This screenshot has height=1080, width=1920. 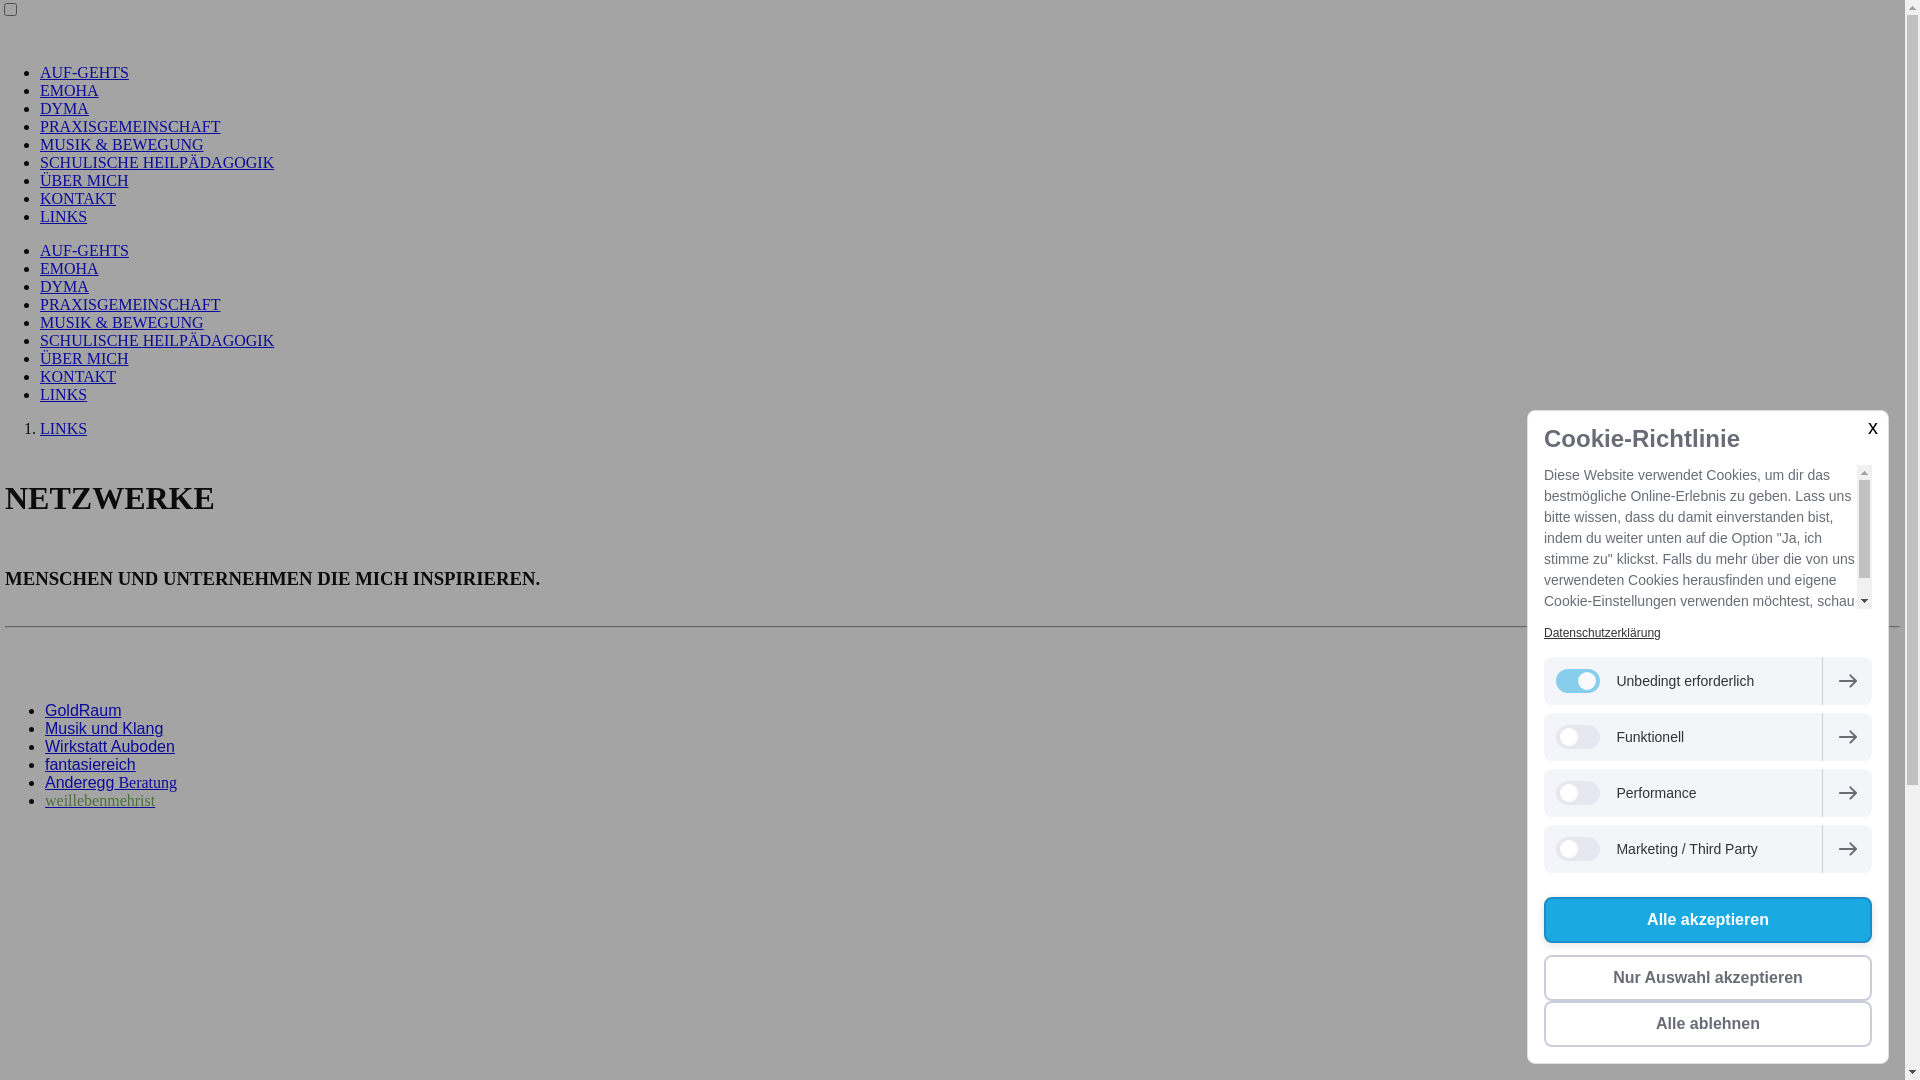 I want to click on 'EMOHA', so click(x=69, y=267).